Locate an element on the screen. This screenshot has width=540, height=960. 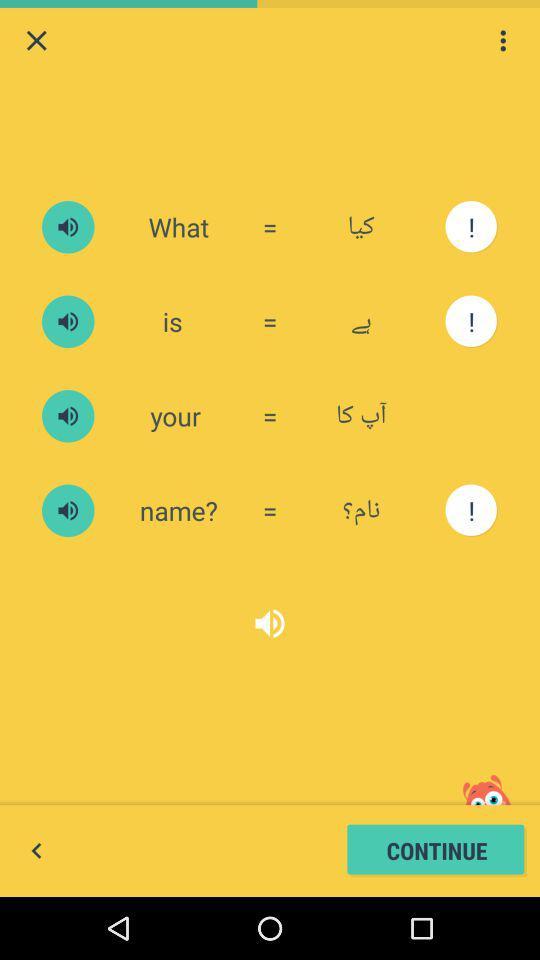
the close icon is located at coordinates (36, 42).